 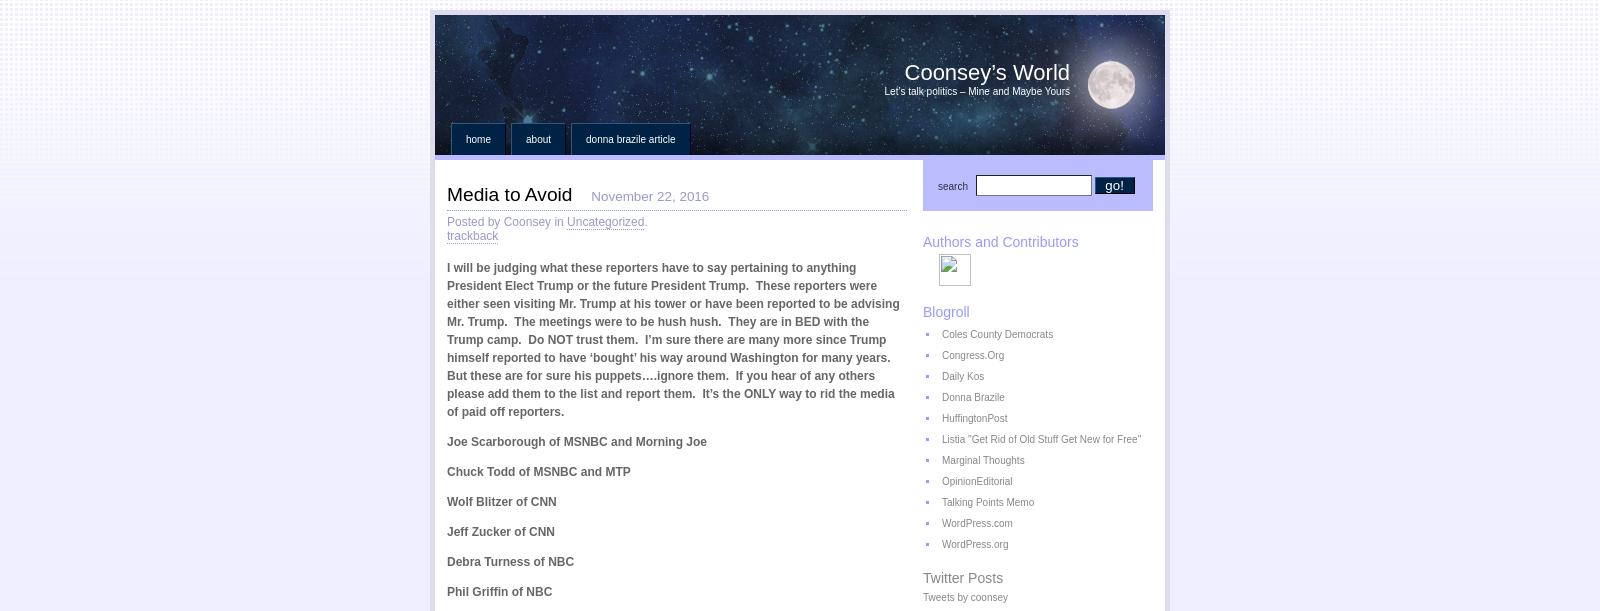 I want to click on 'Joe Scarborough of MSNBC and Morning Joe', so click(x=575, y=440).